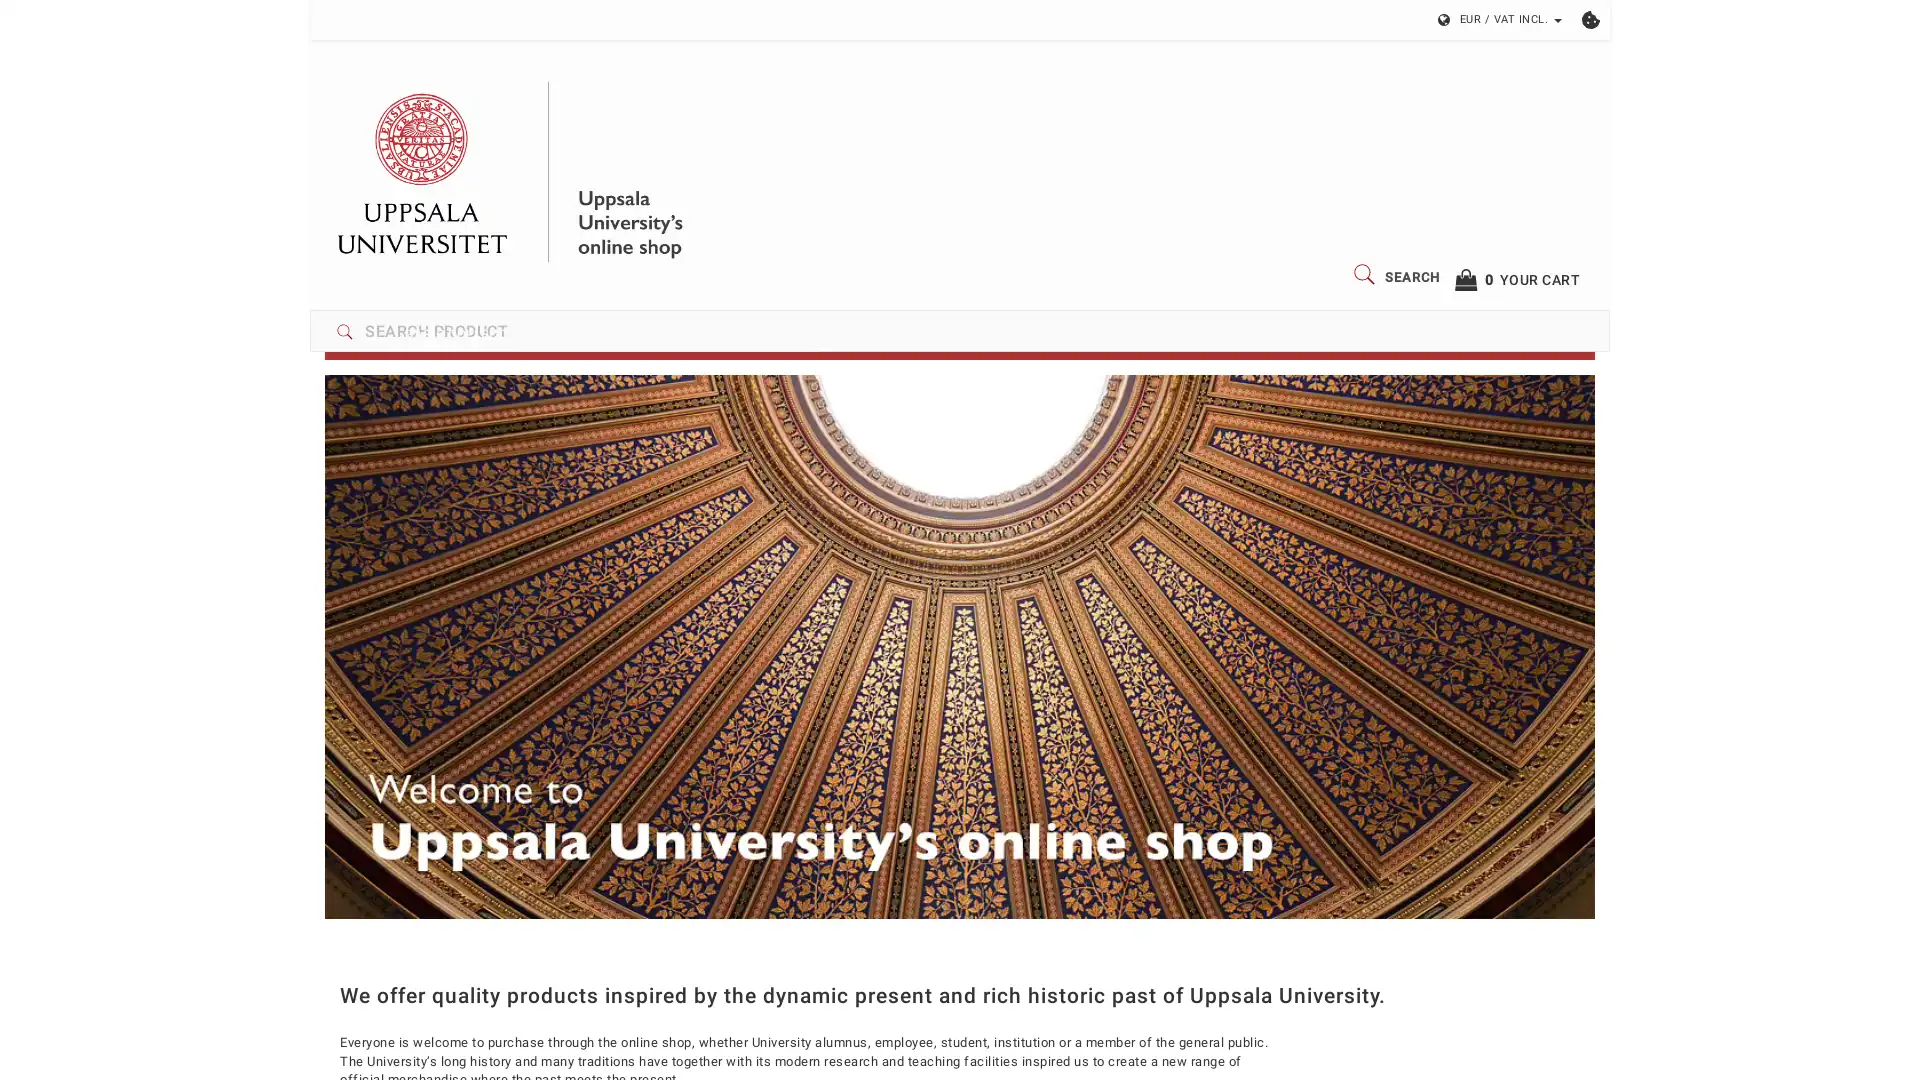 The image size is (1920, 1080). I want to click on EUR / VAT INCL., so click(1502, 19).